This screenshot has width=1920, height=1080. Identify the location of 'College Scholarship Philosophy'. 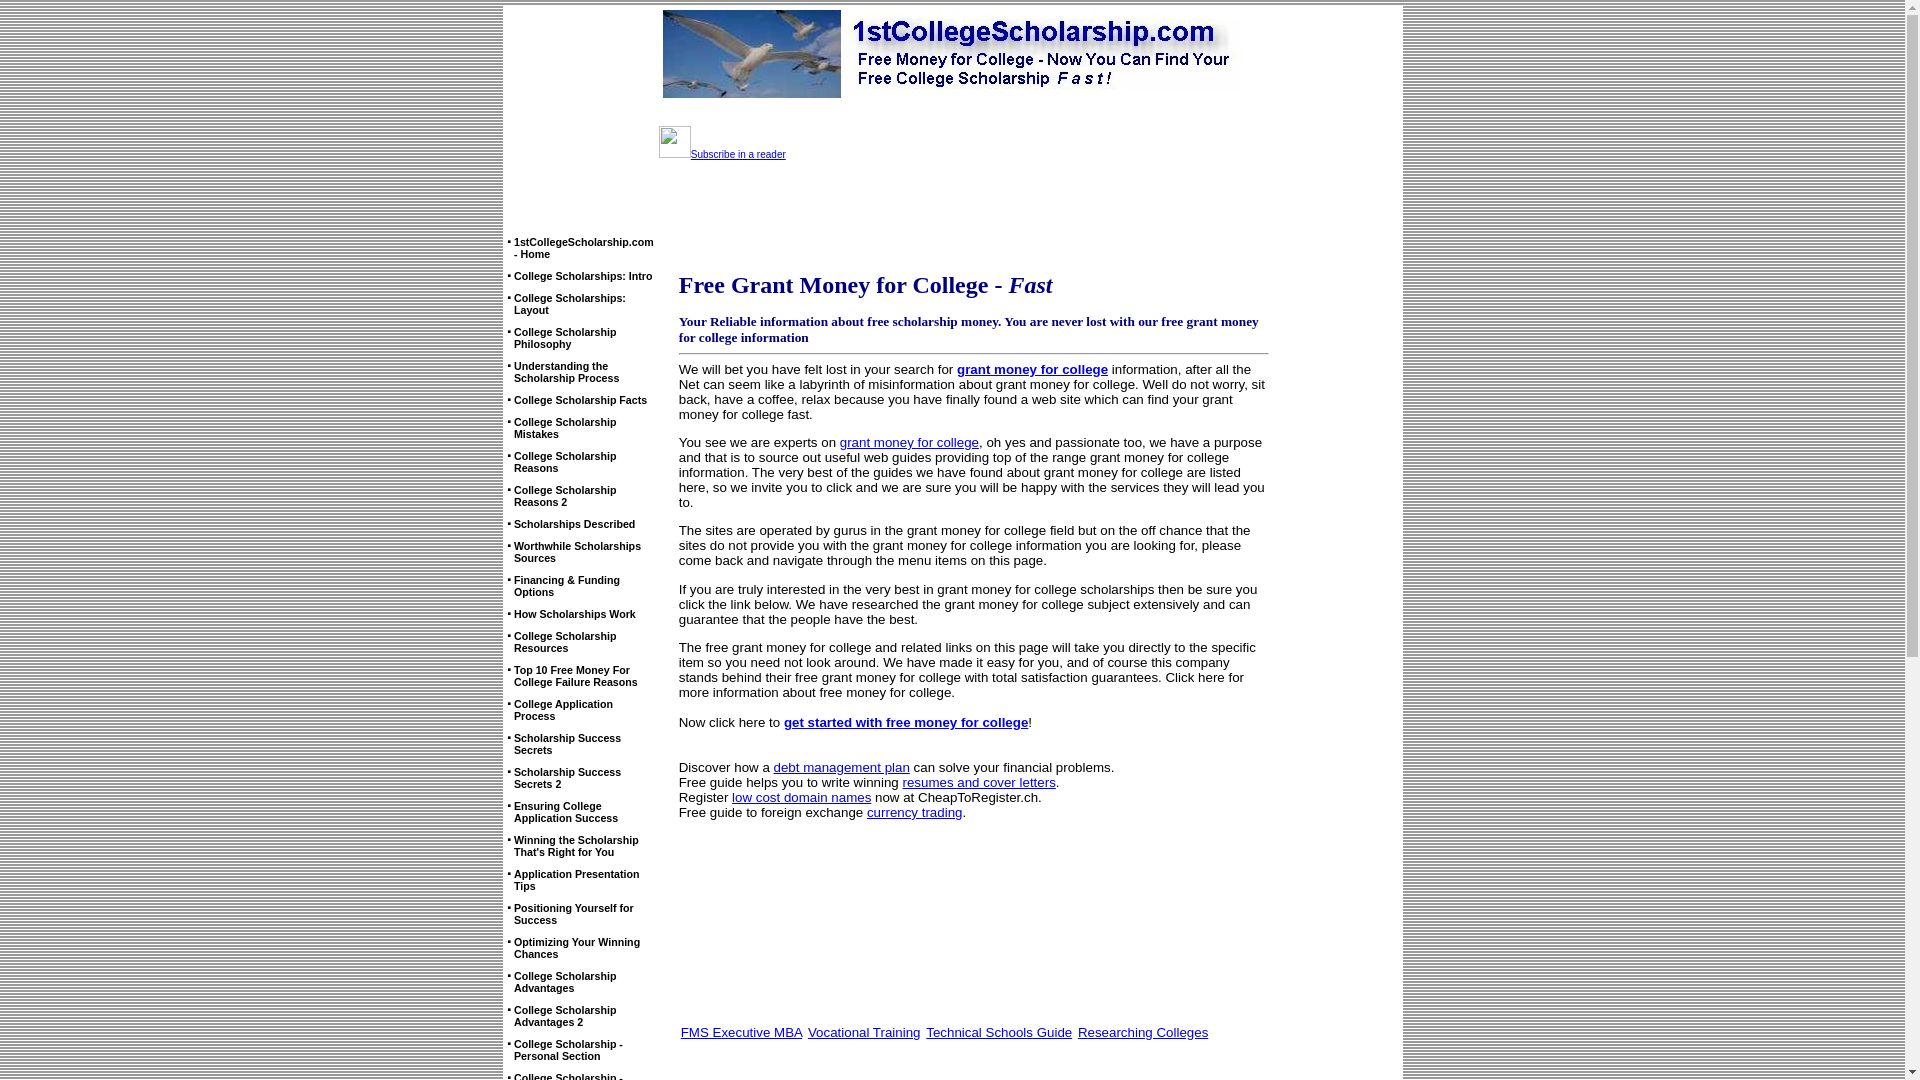
(564, 337).